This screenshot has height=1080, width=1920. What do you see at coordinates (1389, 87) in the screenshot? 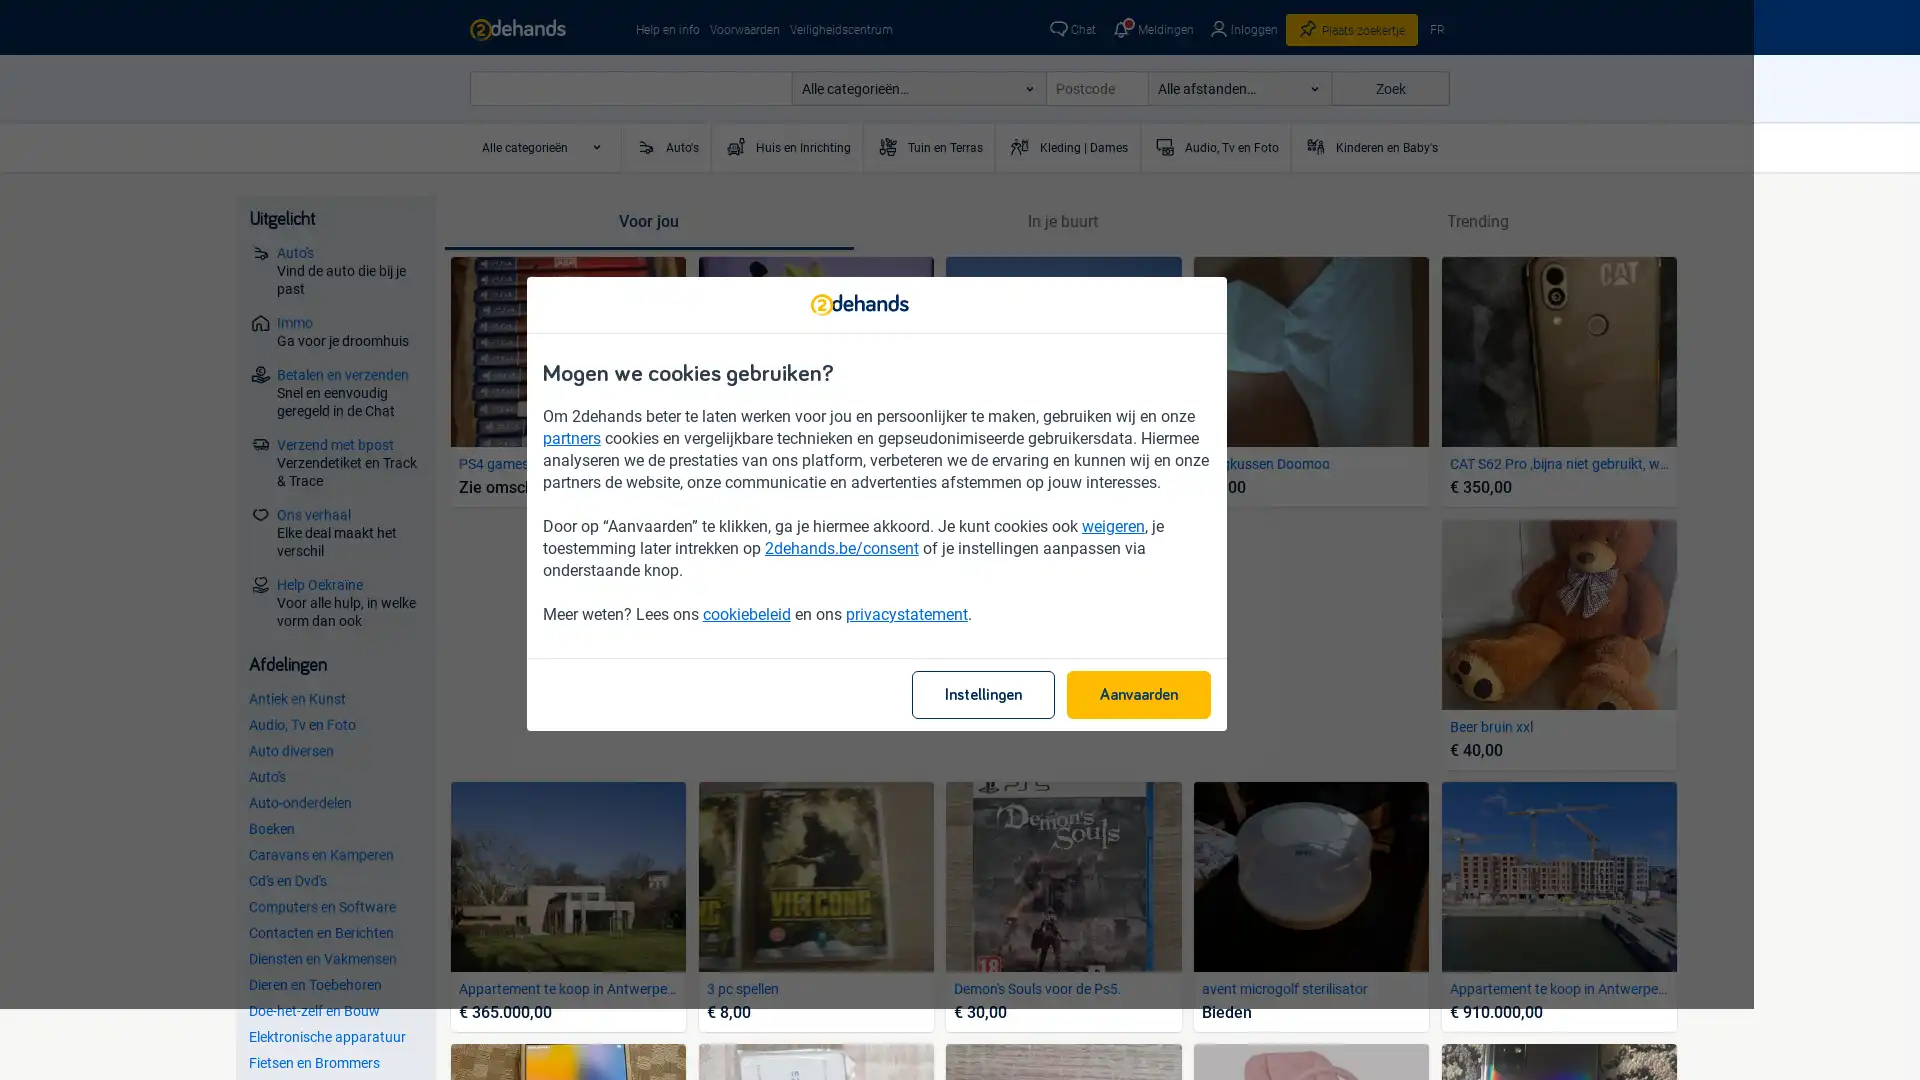
I see `Zoek` at bounding box center [1389, 87].